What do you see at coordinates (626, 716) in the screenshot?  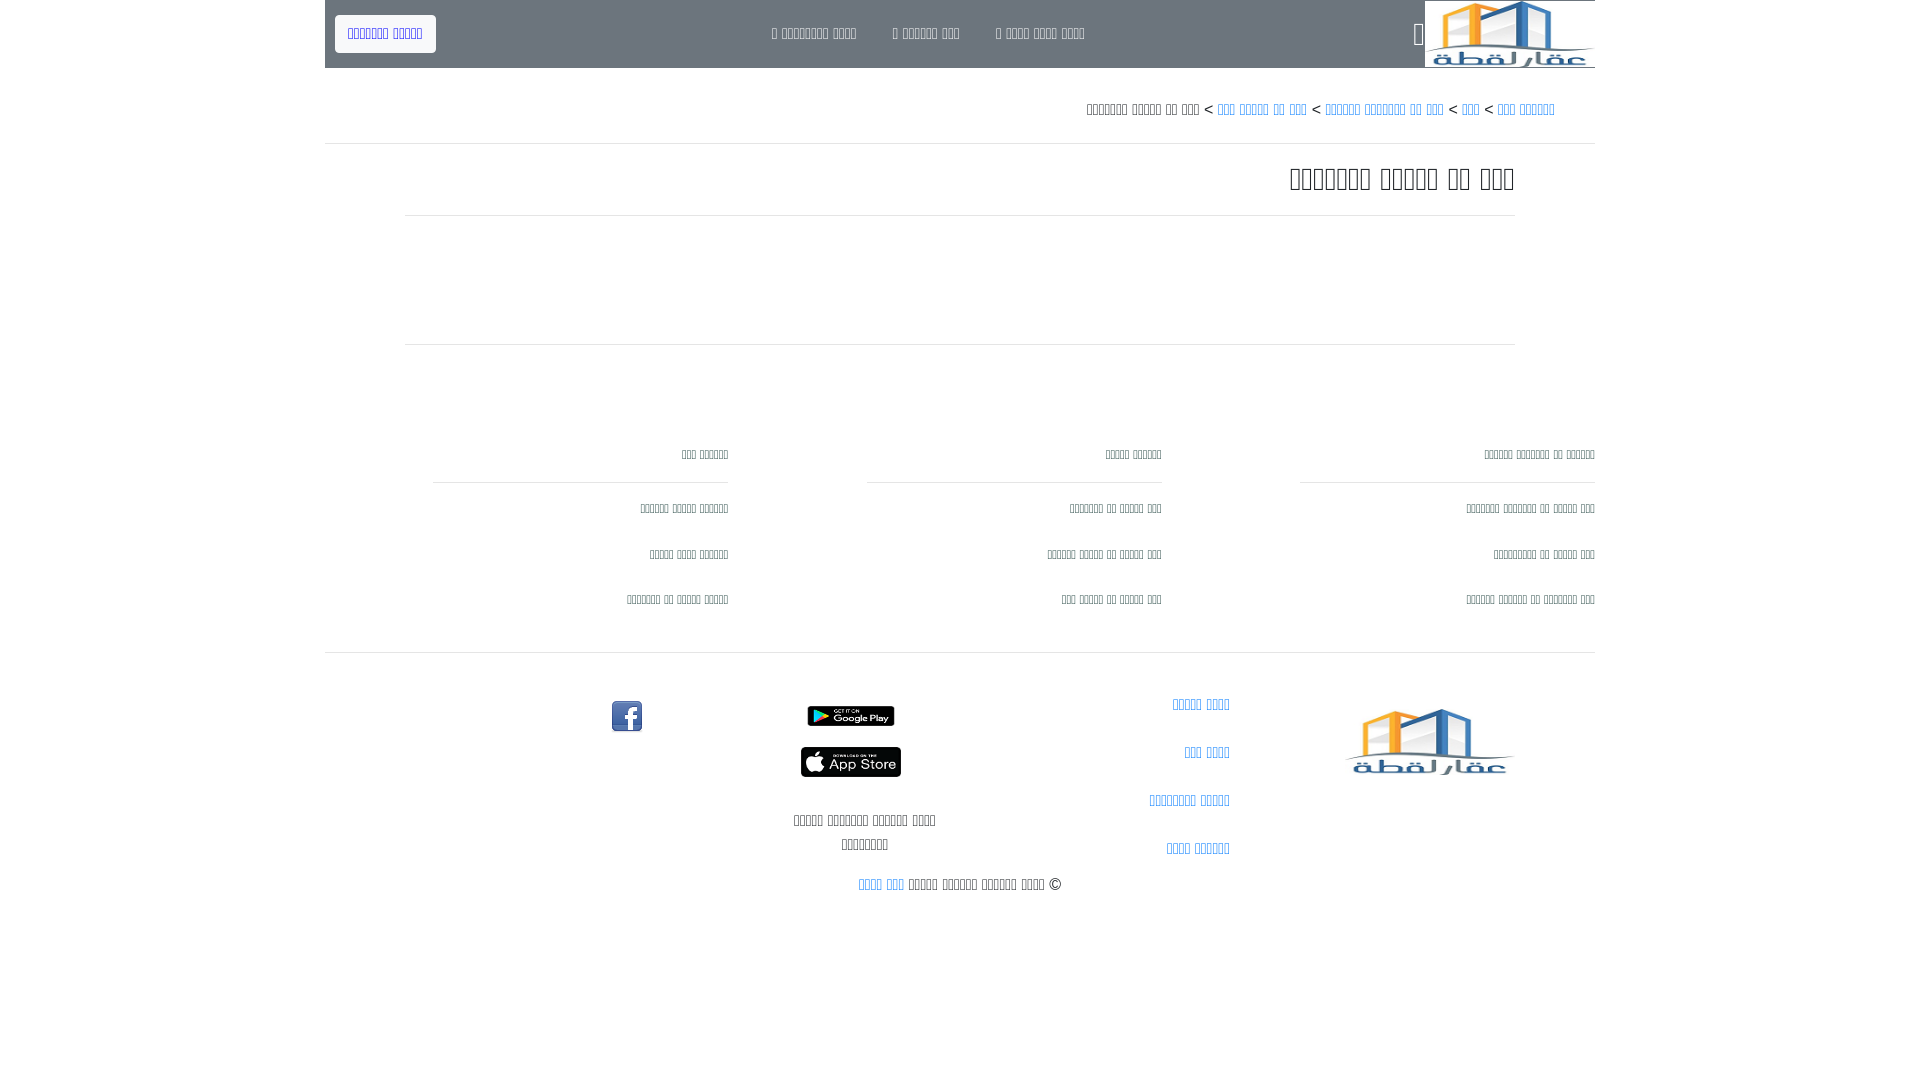 I see `'3qarlo2ta facebook'` at bounding box center [626, 716].